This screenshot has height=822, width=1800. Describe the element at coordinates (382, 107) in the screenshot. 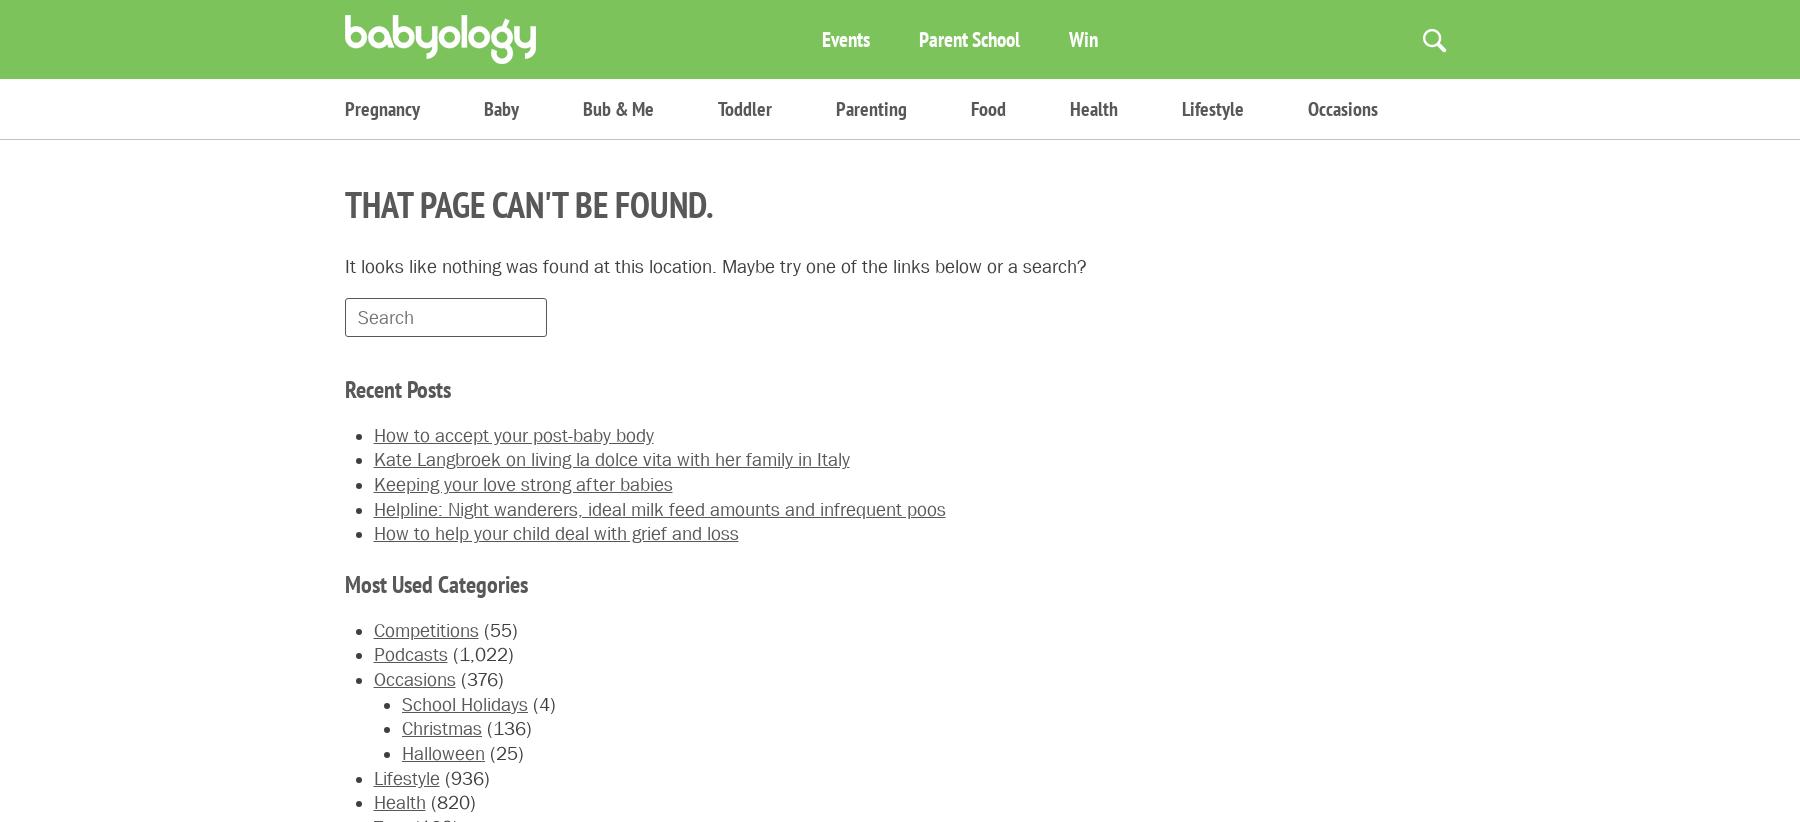

I see `'Pregnancy'` at that location.